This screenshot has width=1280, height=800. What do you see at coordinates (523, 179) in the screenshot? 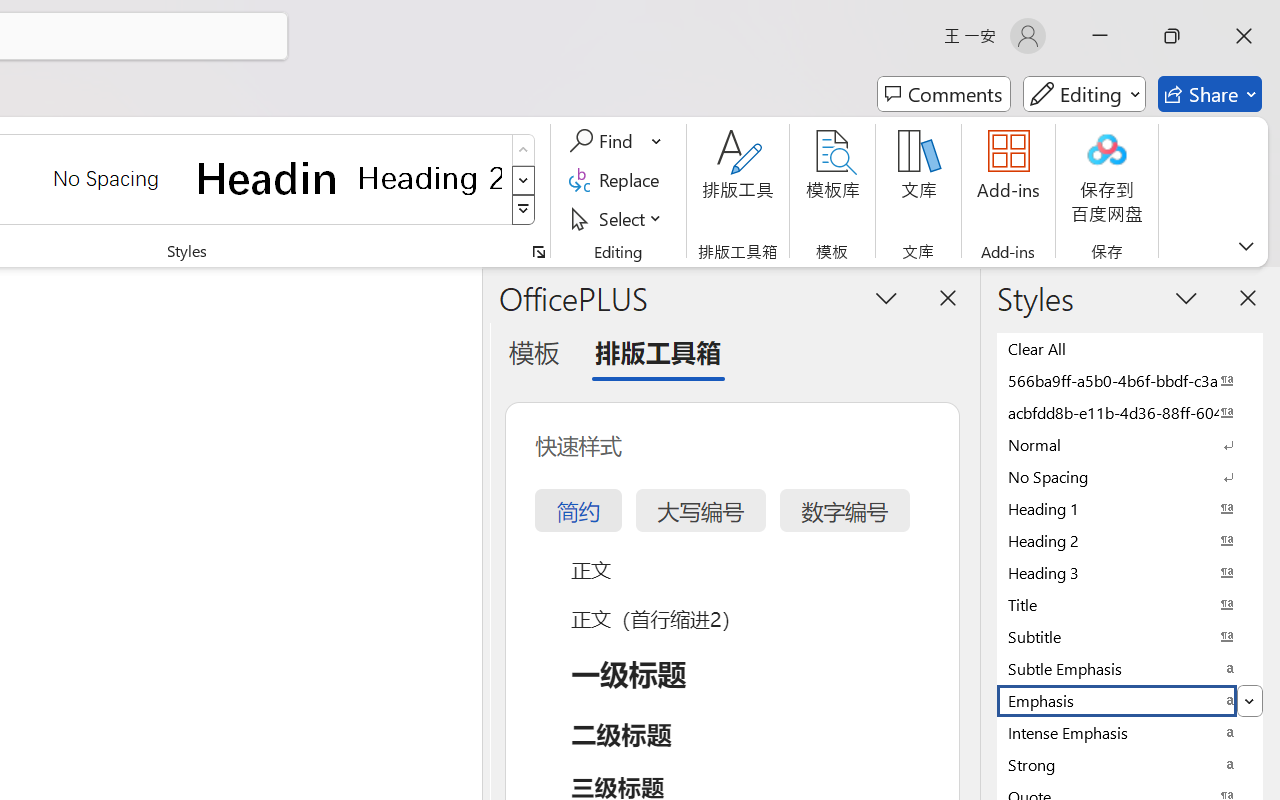
I see `'Row Down'` at bounding box center [523, 179].